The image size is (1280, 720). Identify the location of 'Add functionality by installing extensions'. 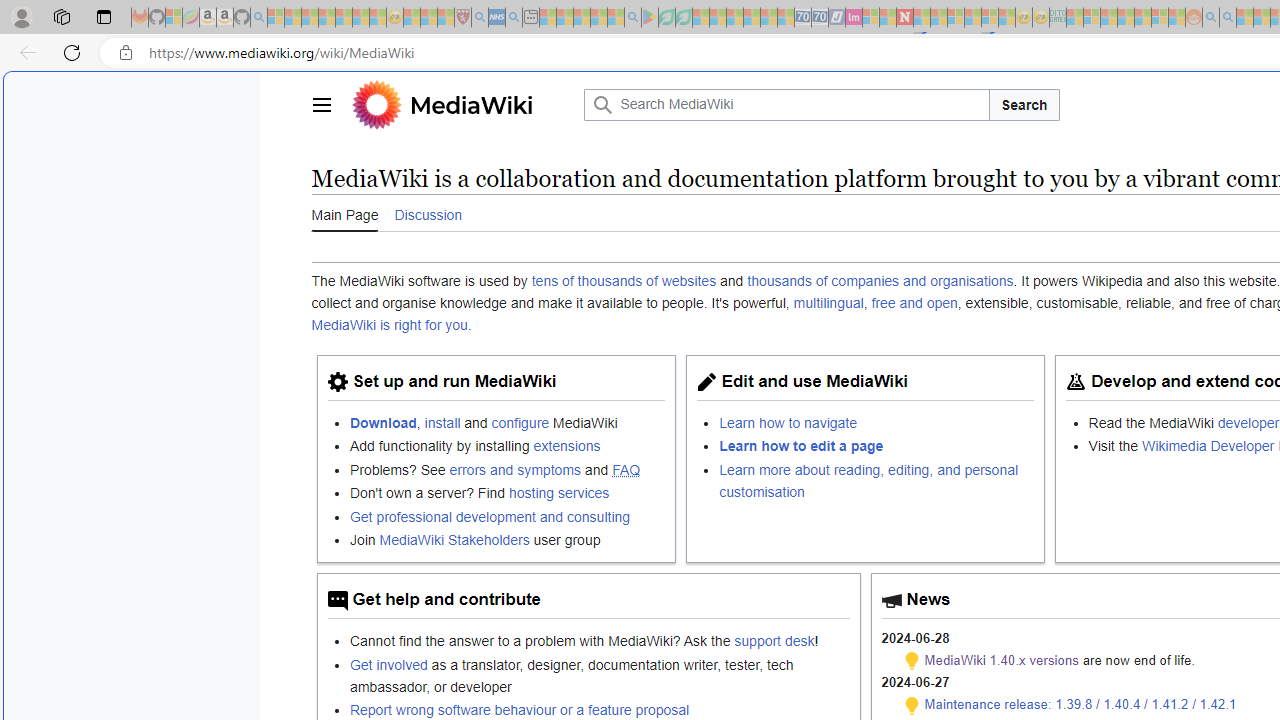
(507, 445).